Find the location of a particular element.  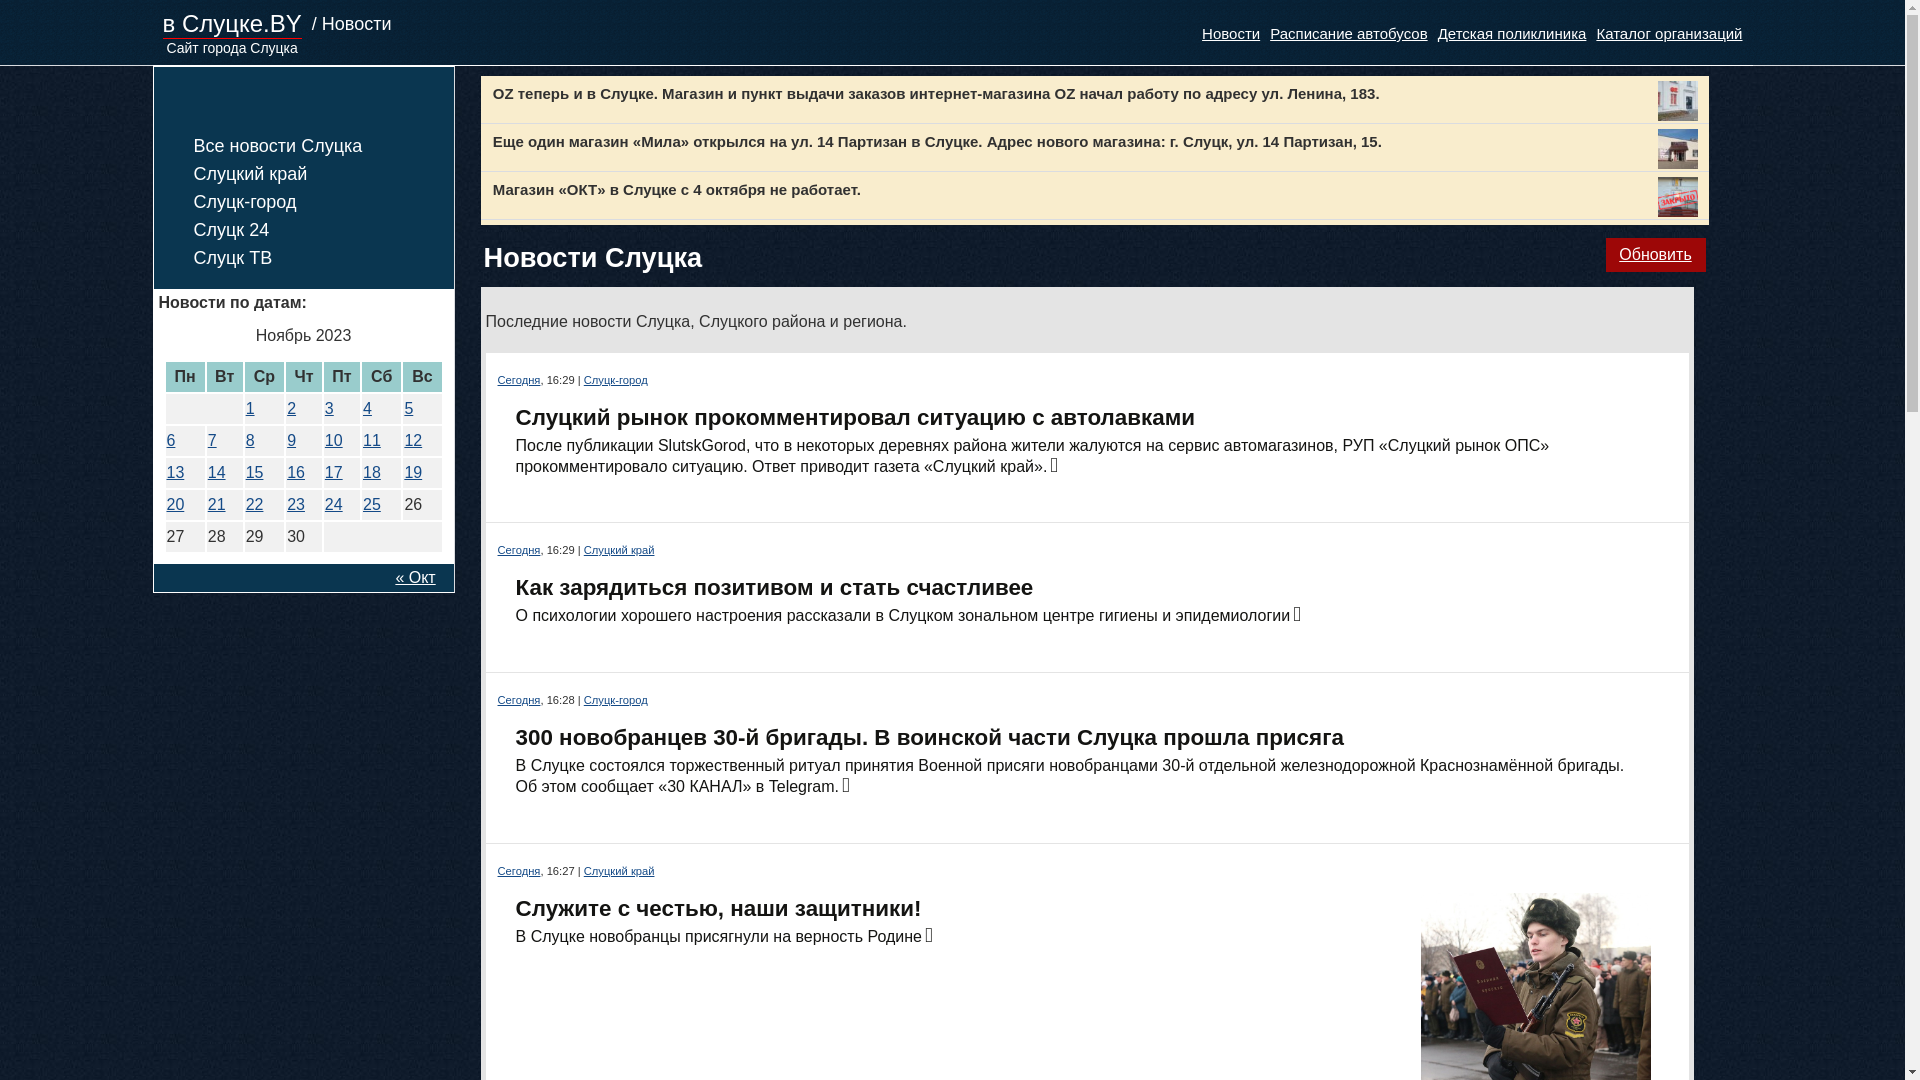

'25' is located at coordinates (363, 503).